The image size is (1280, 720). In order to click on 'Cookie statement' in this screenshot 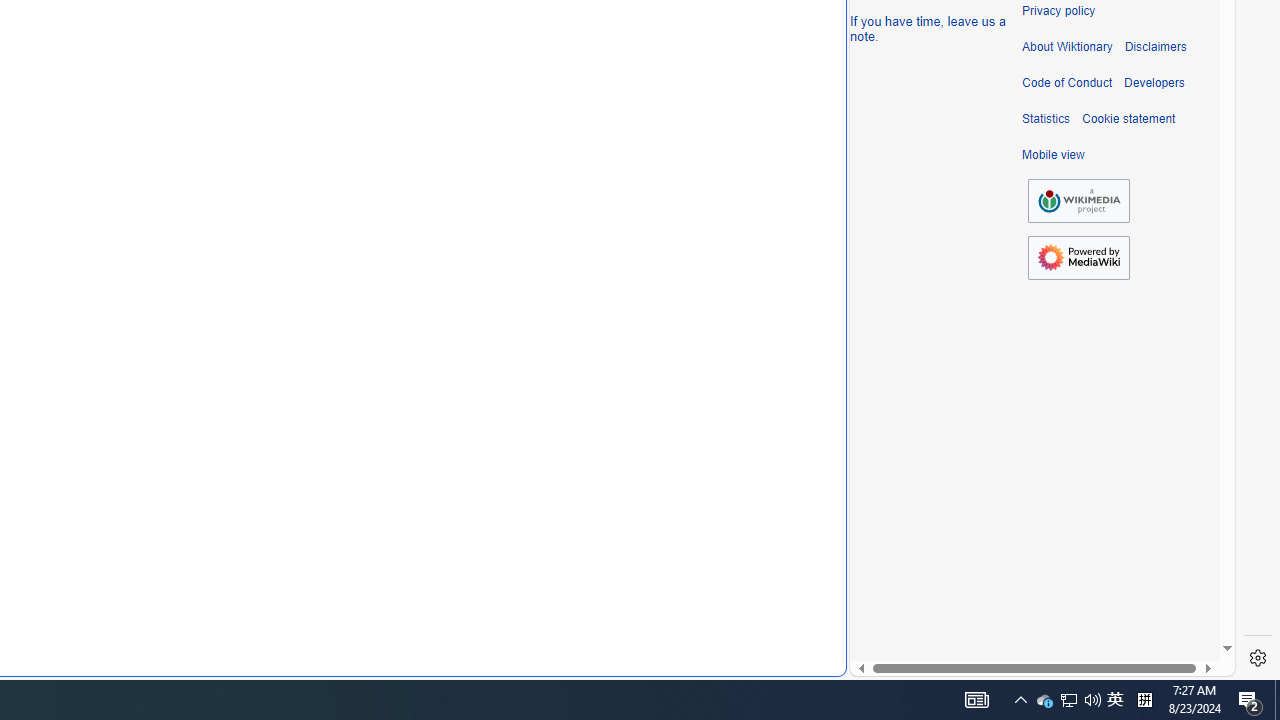, I will do `click(1128, 119)`.